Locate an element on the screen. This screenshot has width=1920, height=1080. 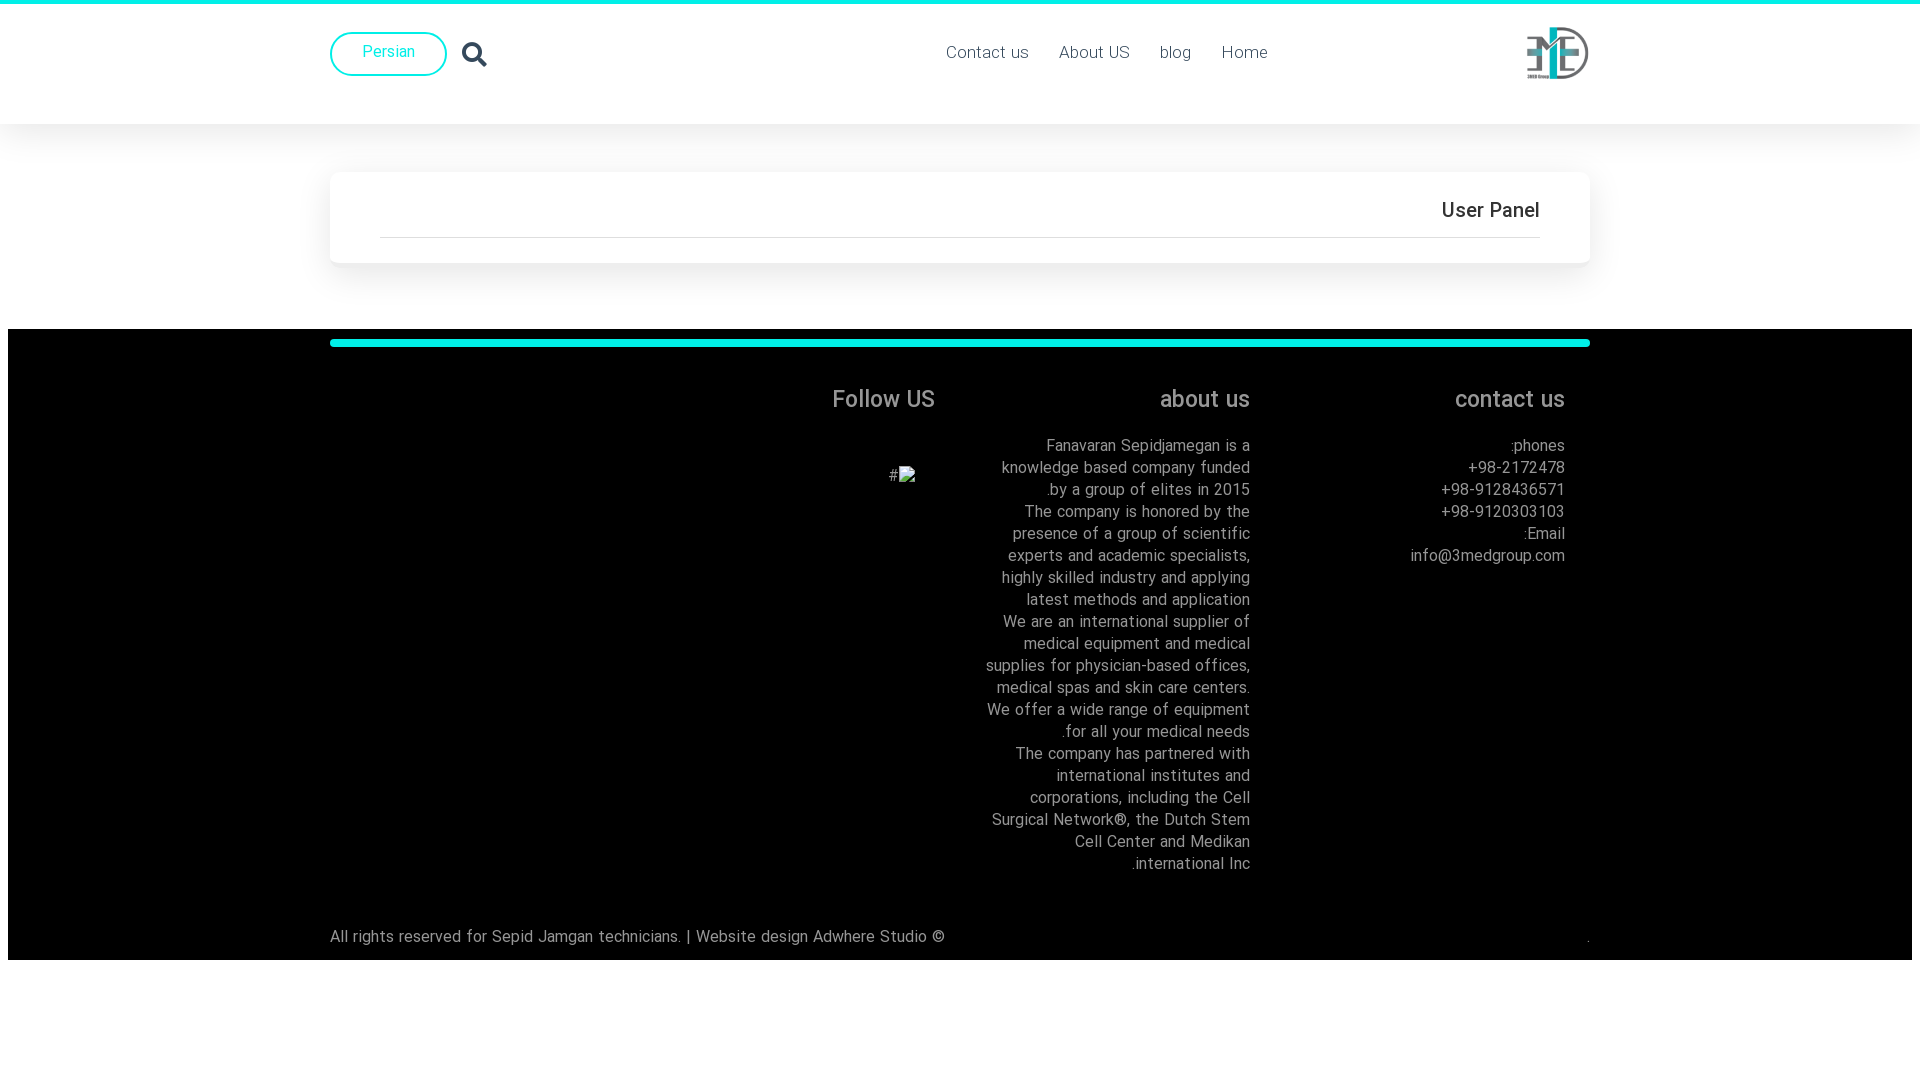
'About US' is located at coordinates (1093, 53).